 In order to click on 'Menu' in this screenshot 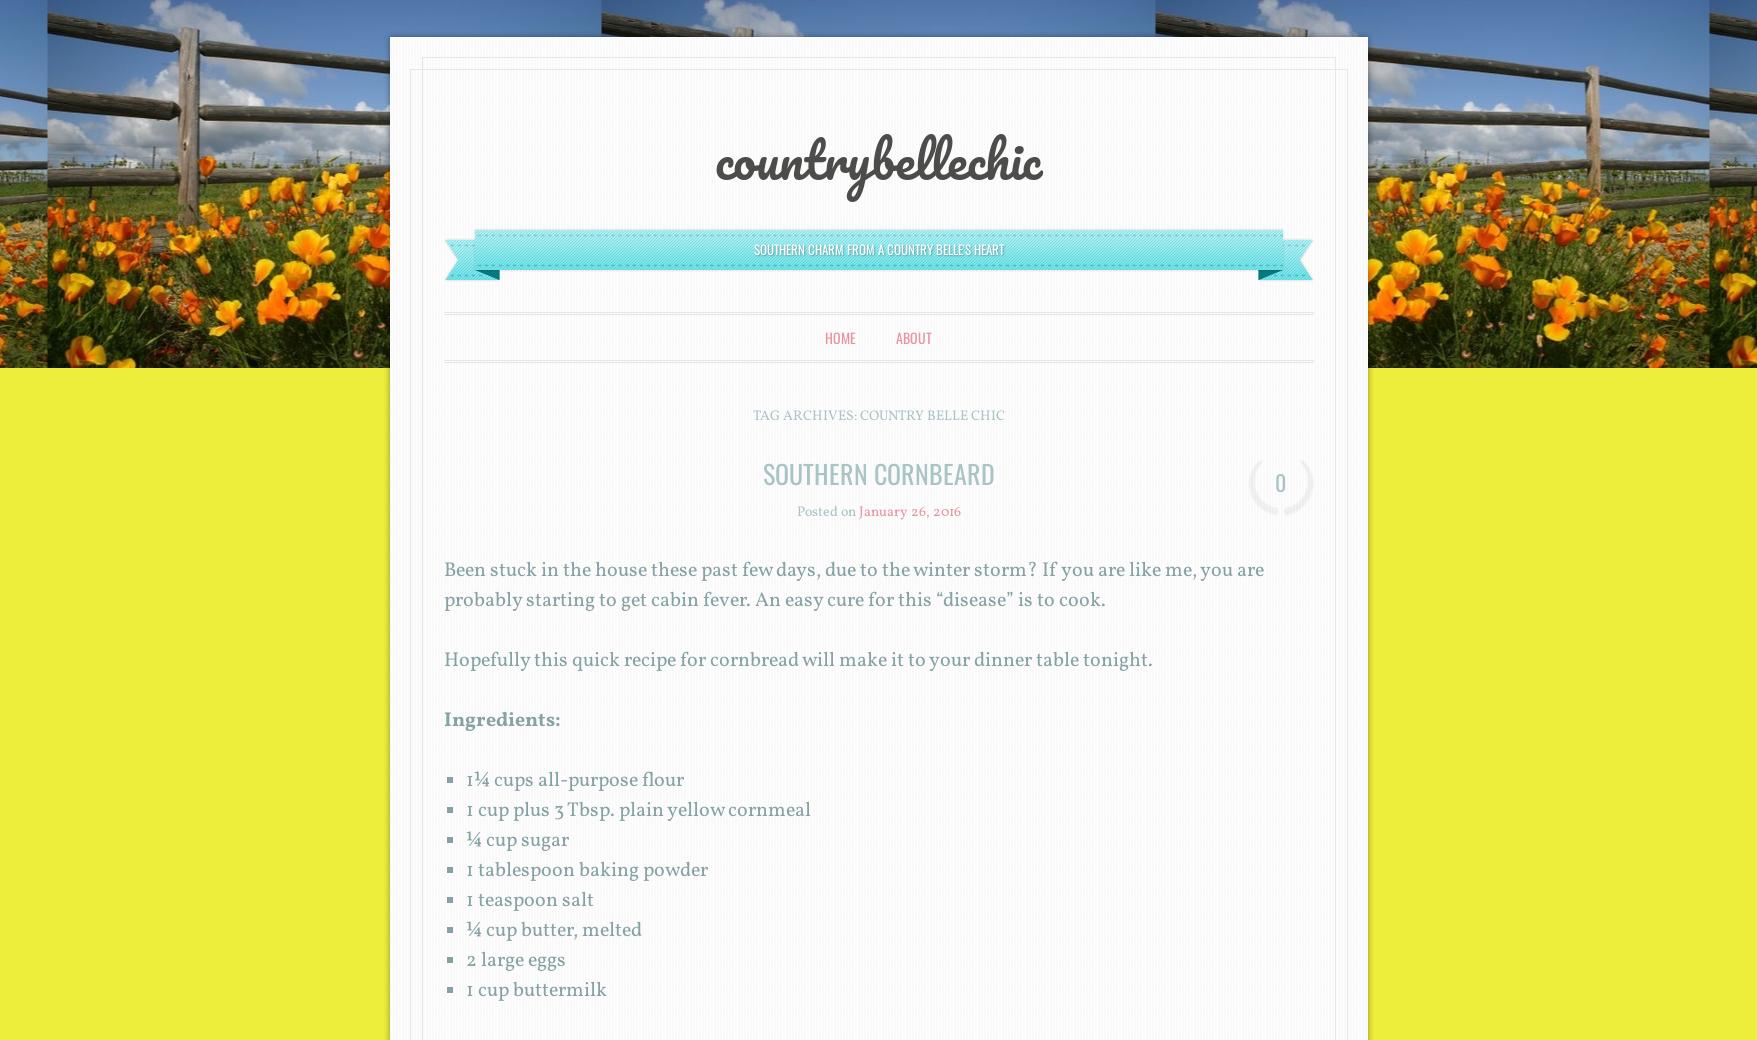, I will do `click(470, 328)`.